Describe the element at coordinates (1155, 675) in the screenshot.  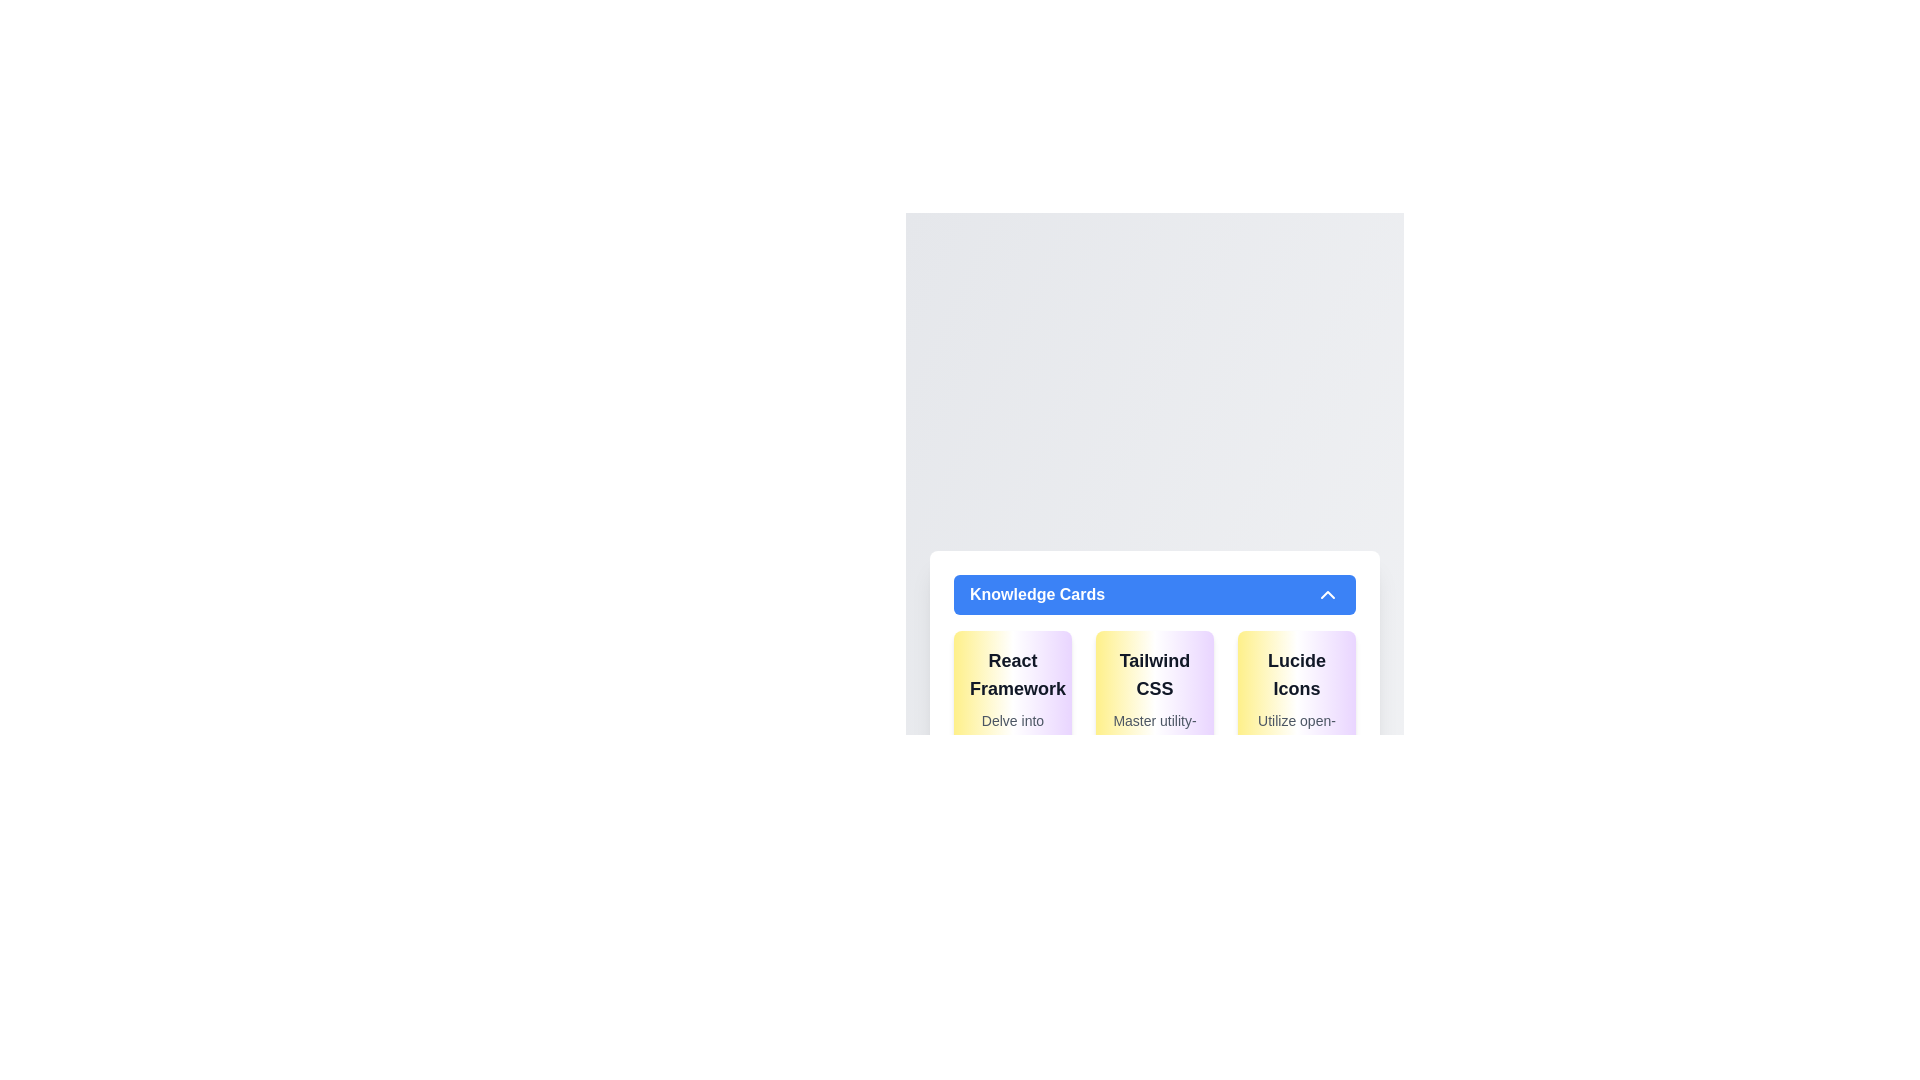
I see `the title text label for the Tailwind CSS card, which is located at the top center of a rounded rectangular card with a gradient yellow to purple background` at that location.